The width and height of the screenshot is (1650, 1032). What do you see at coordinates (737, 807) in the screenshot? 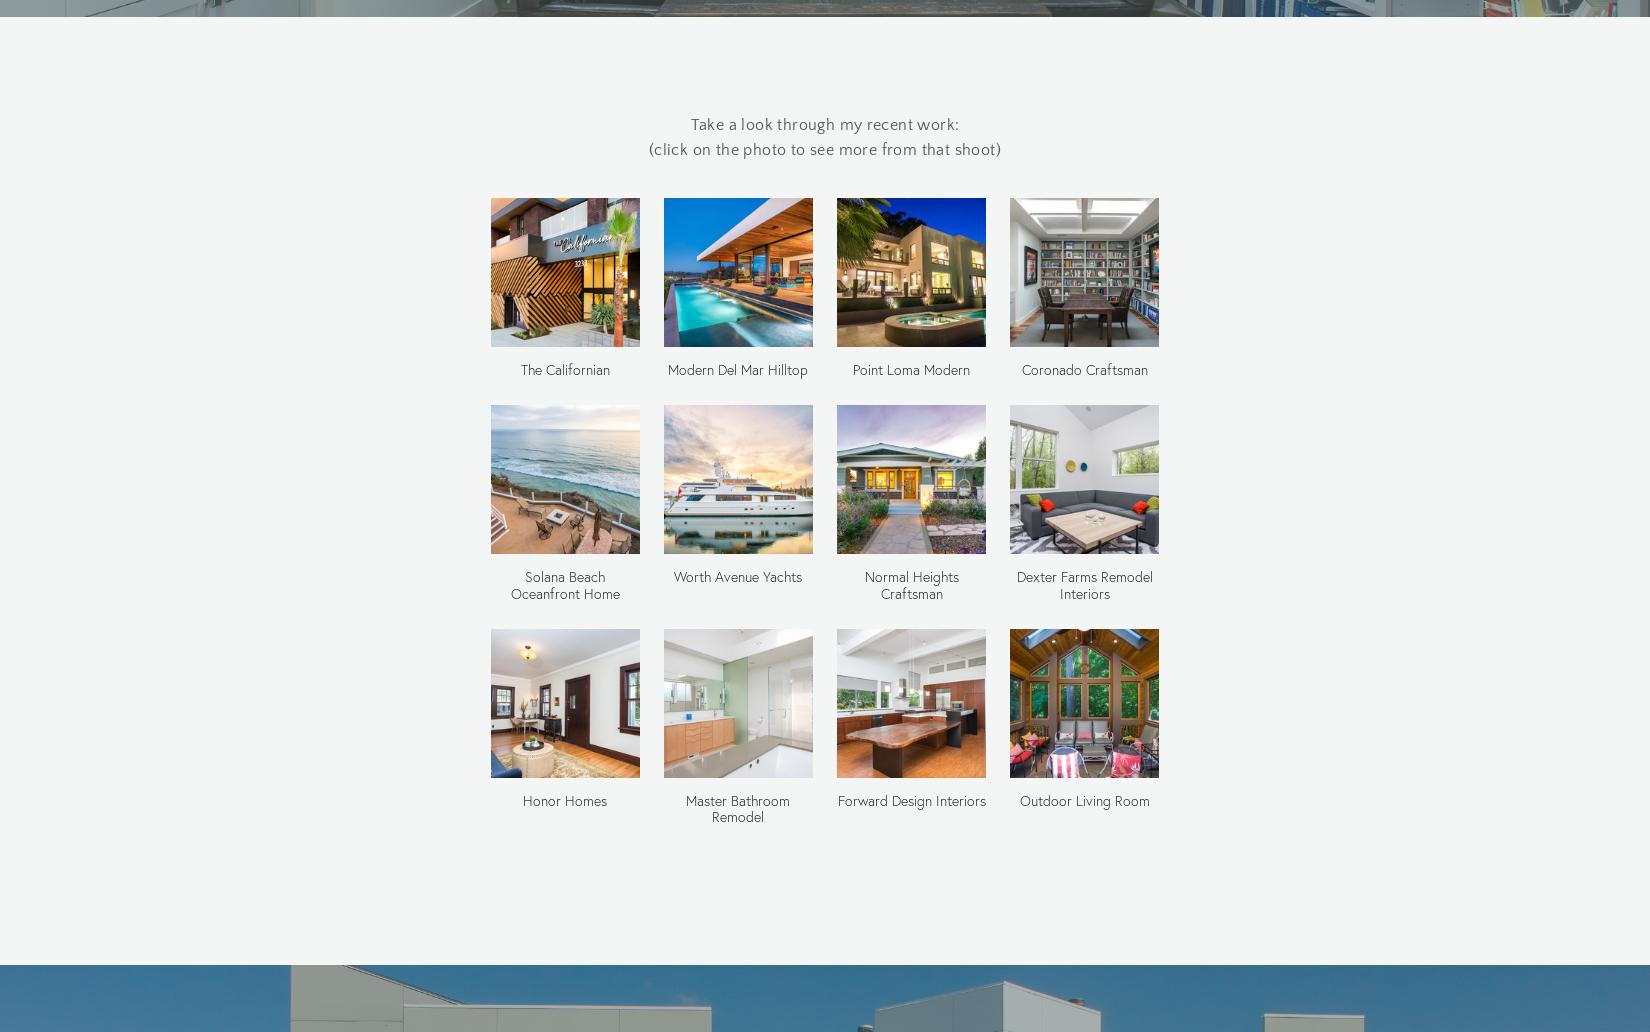
I see `'Master Bathroom Remodel'` at bounding box center [737, 807].